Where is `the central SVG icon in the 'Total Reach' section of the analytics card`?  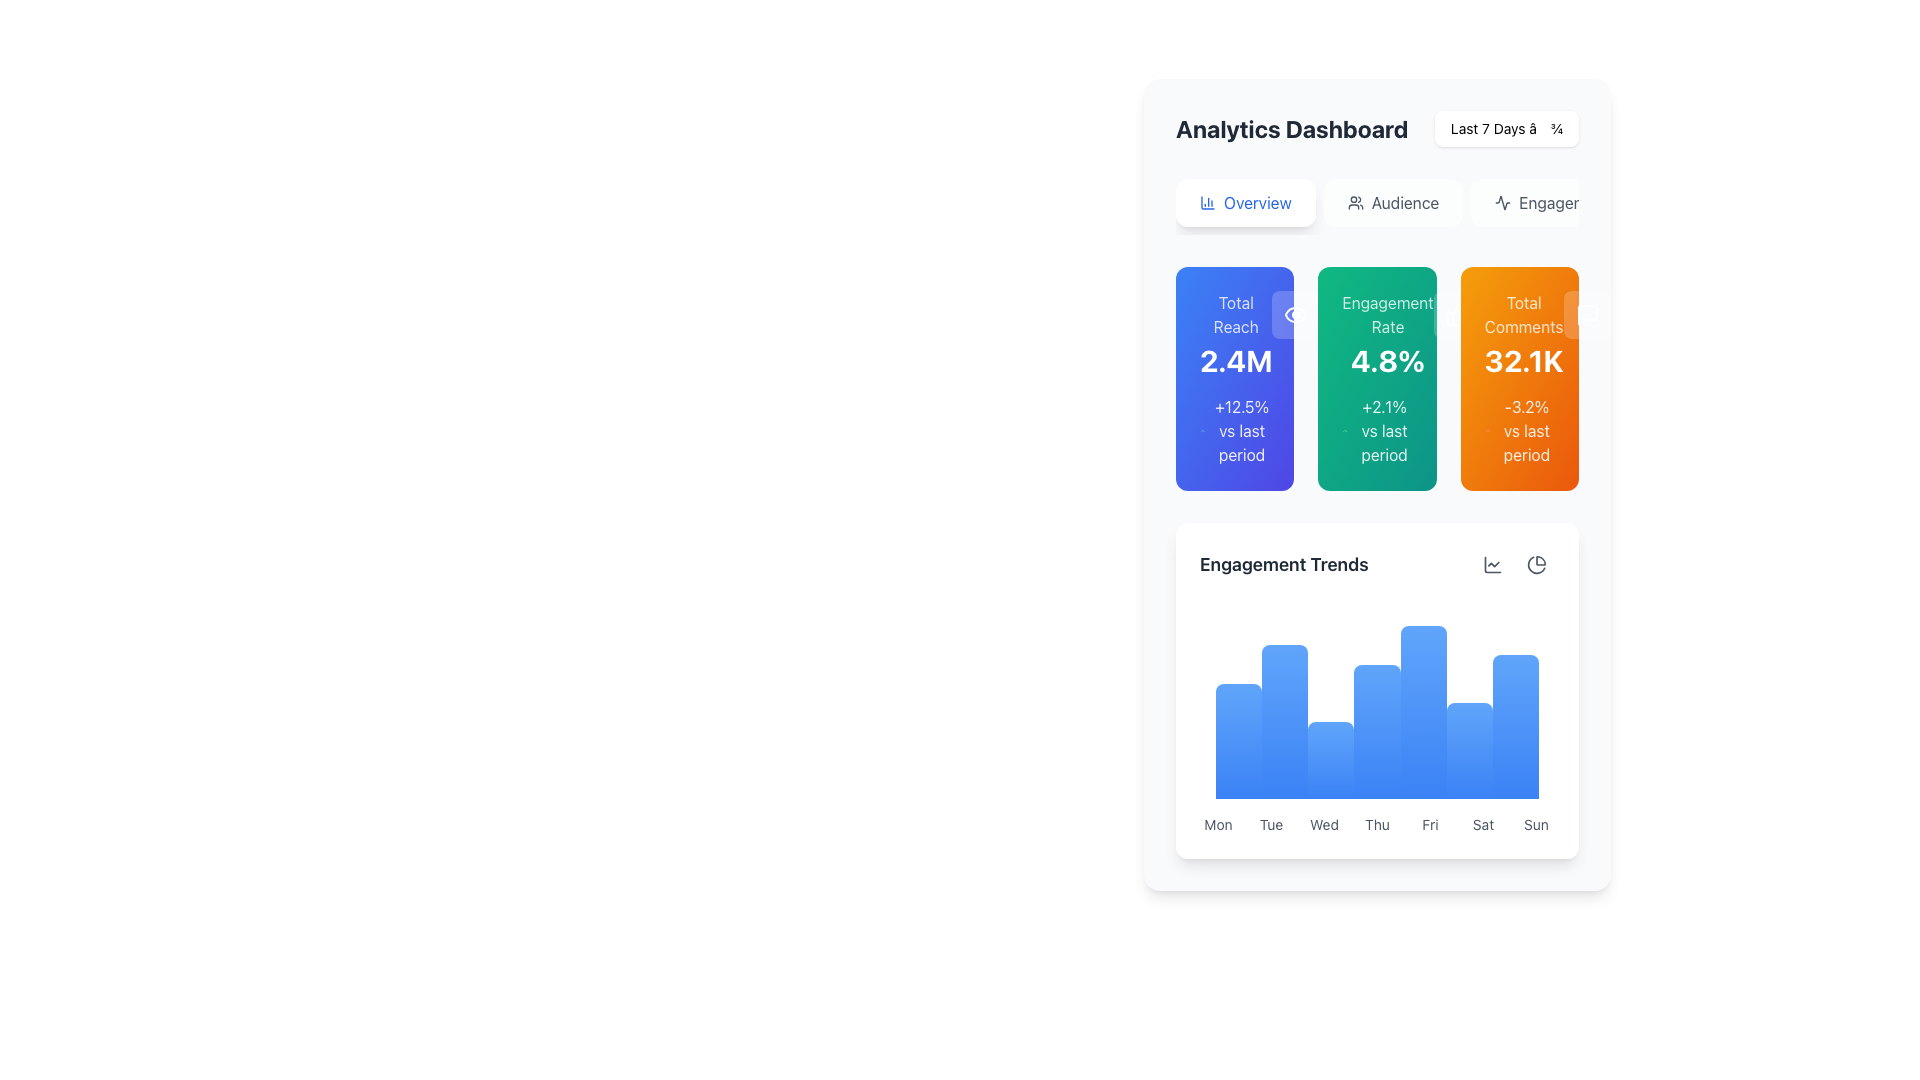 the central SVG icon in the 'Total Reach' section of the analytics card is located at coordinates (1296, 315).